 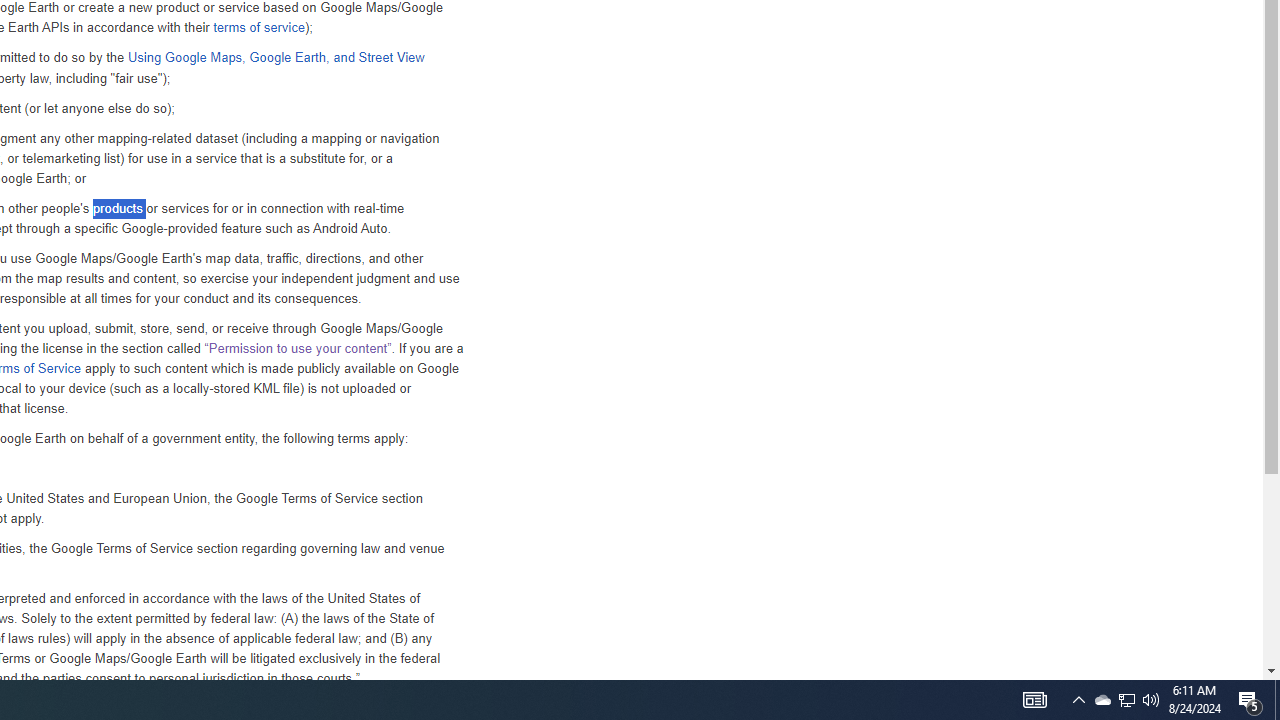 I want to click on 'terms of service', so click(x=257, y=28).